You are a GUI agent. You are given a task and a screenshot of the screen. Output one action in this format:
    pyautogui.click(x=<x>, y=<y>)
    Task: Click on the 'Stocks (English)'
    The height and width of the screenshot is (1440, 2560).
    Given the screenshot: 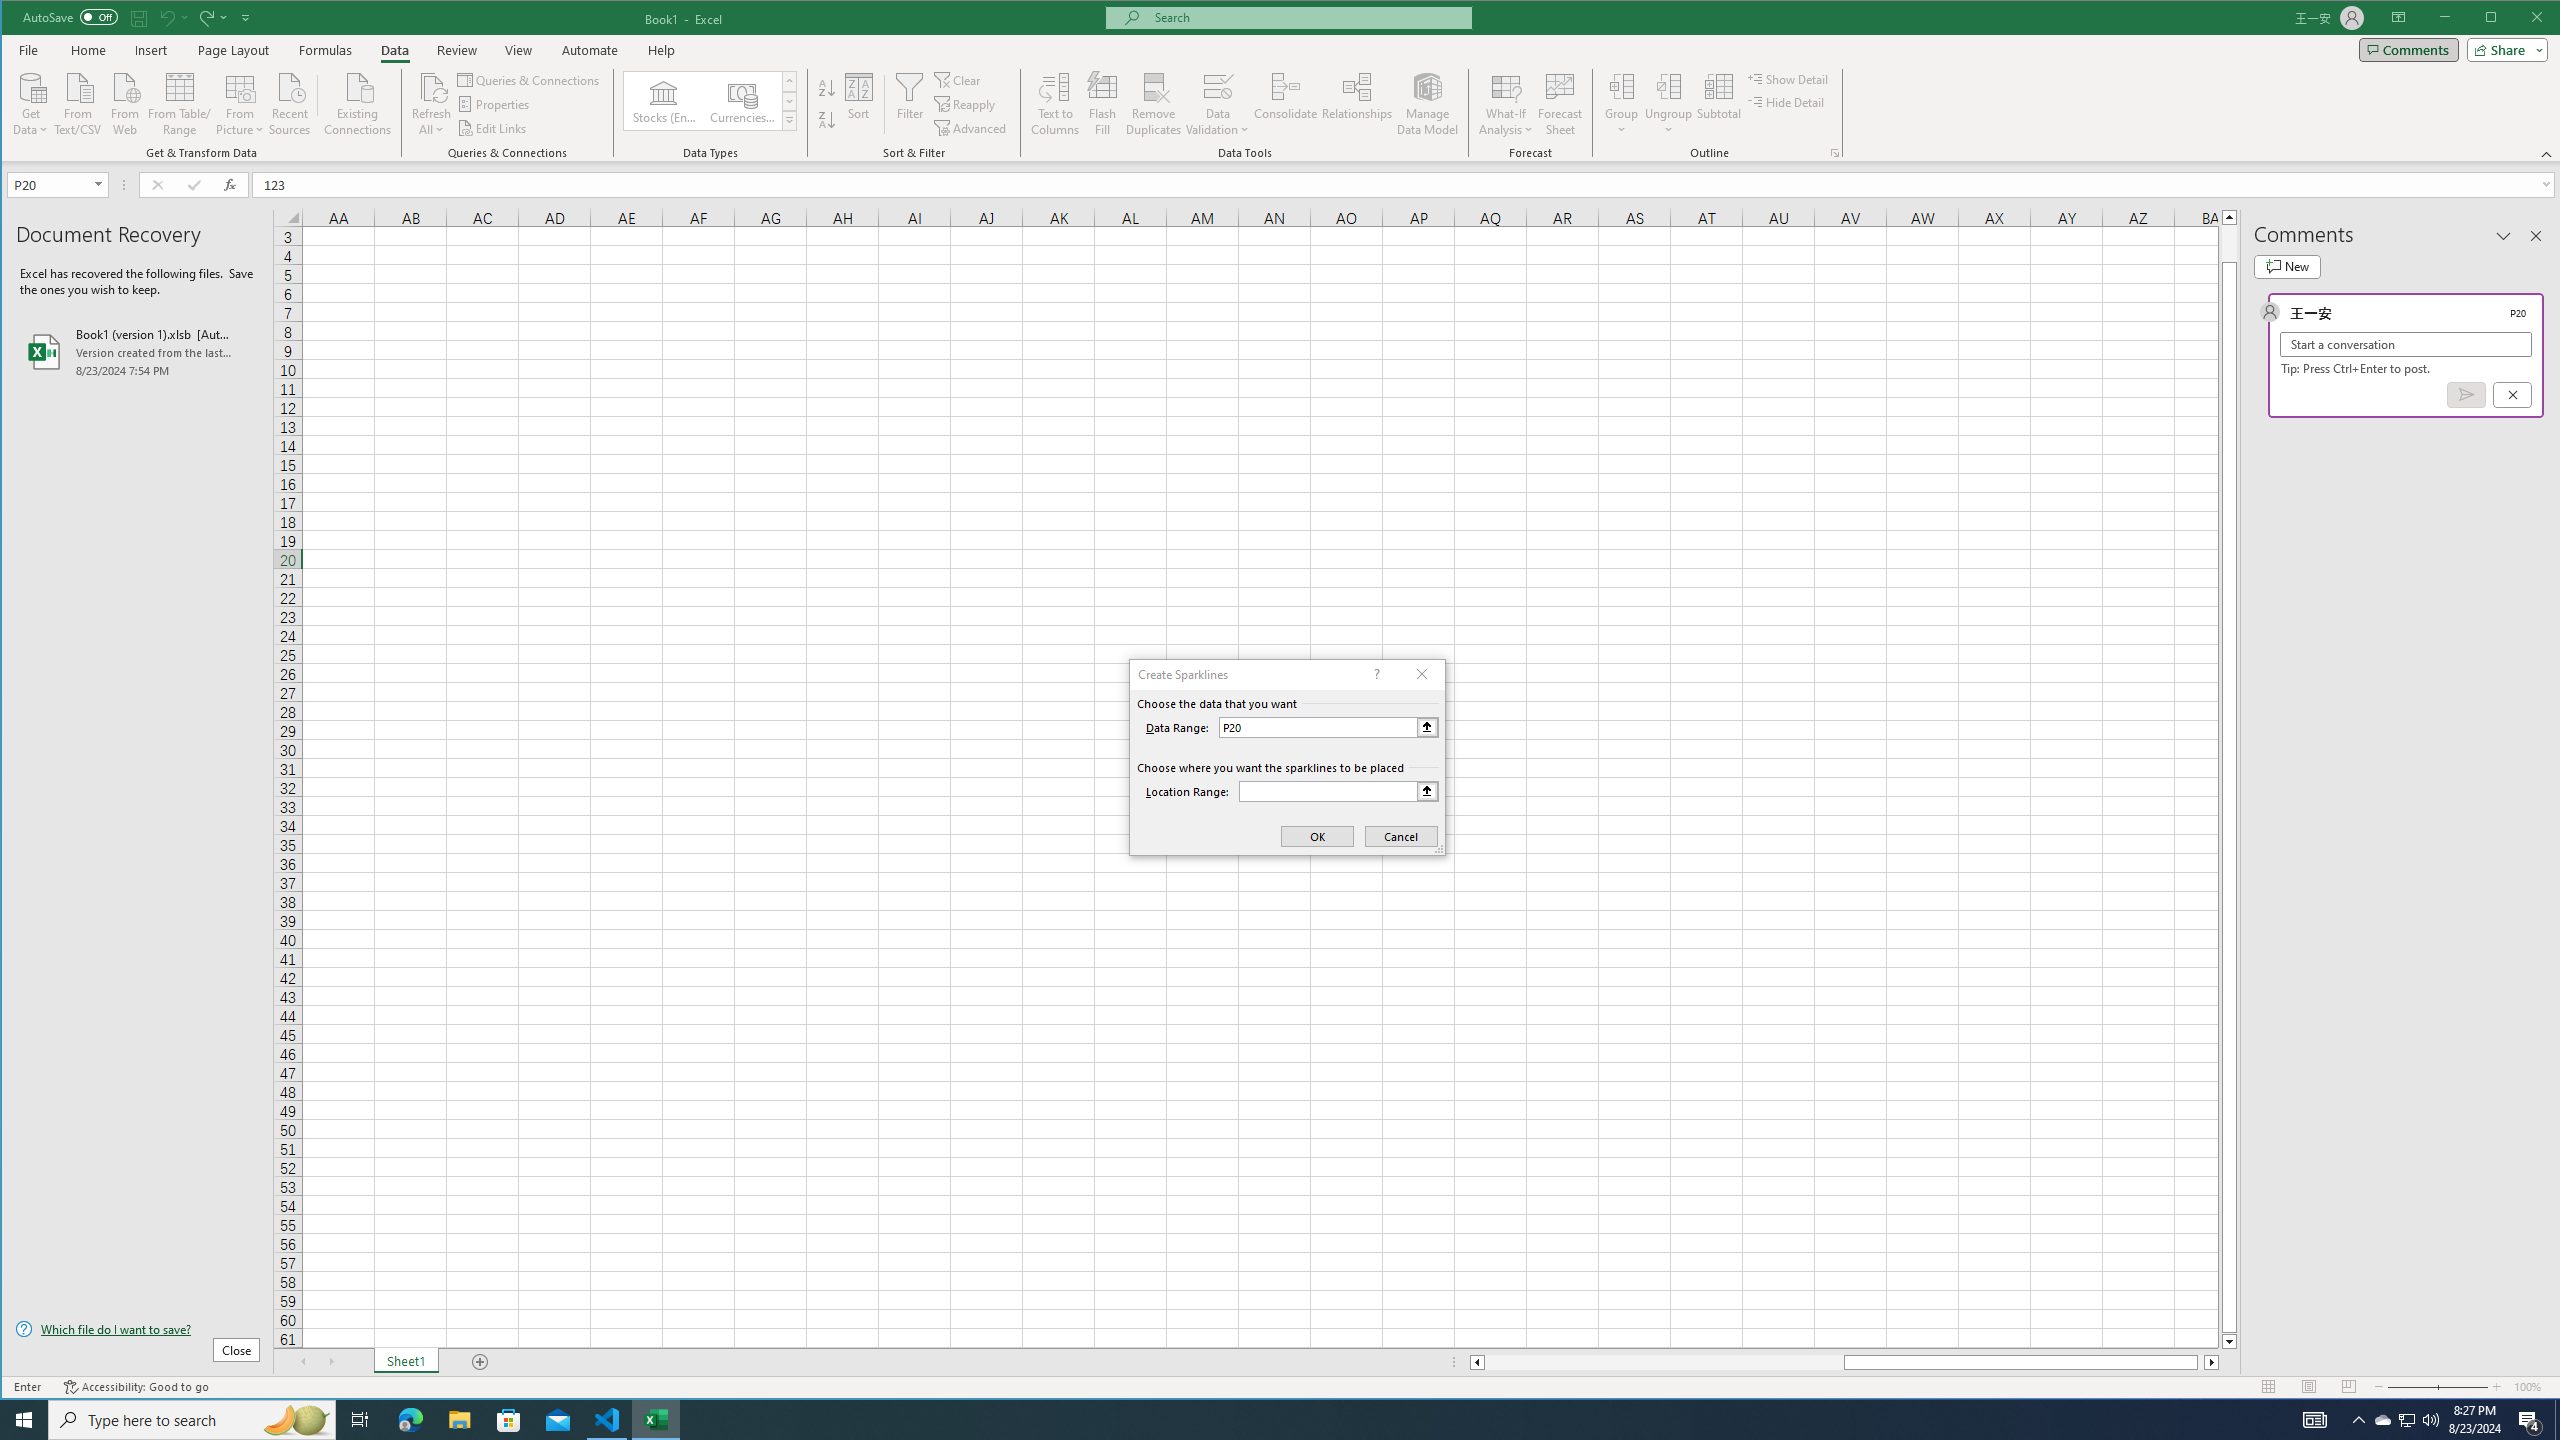 What is the action you would take?
    pyautogui.click(x=664, y=100)
    